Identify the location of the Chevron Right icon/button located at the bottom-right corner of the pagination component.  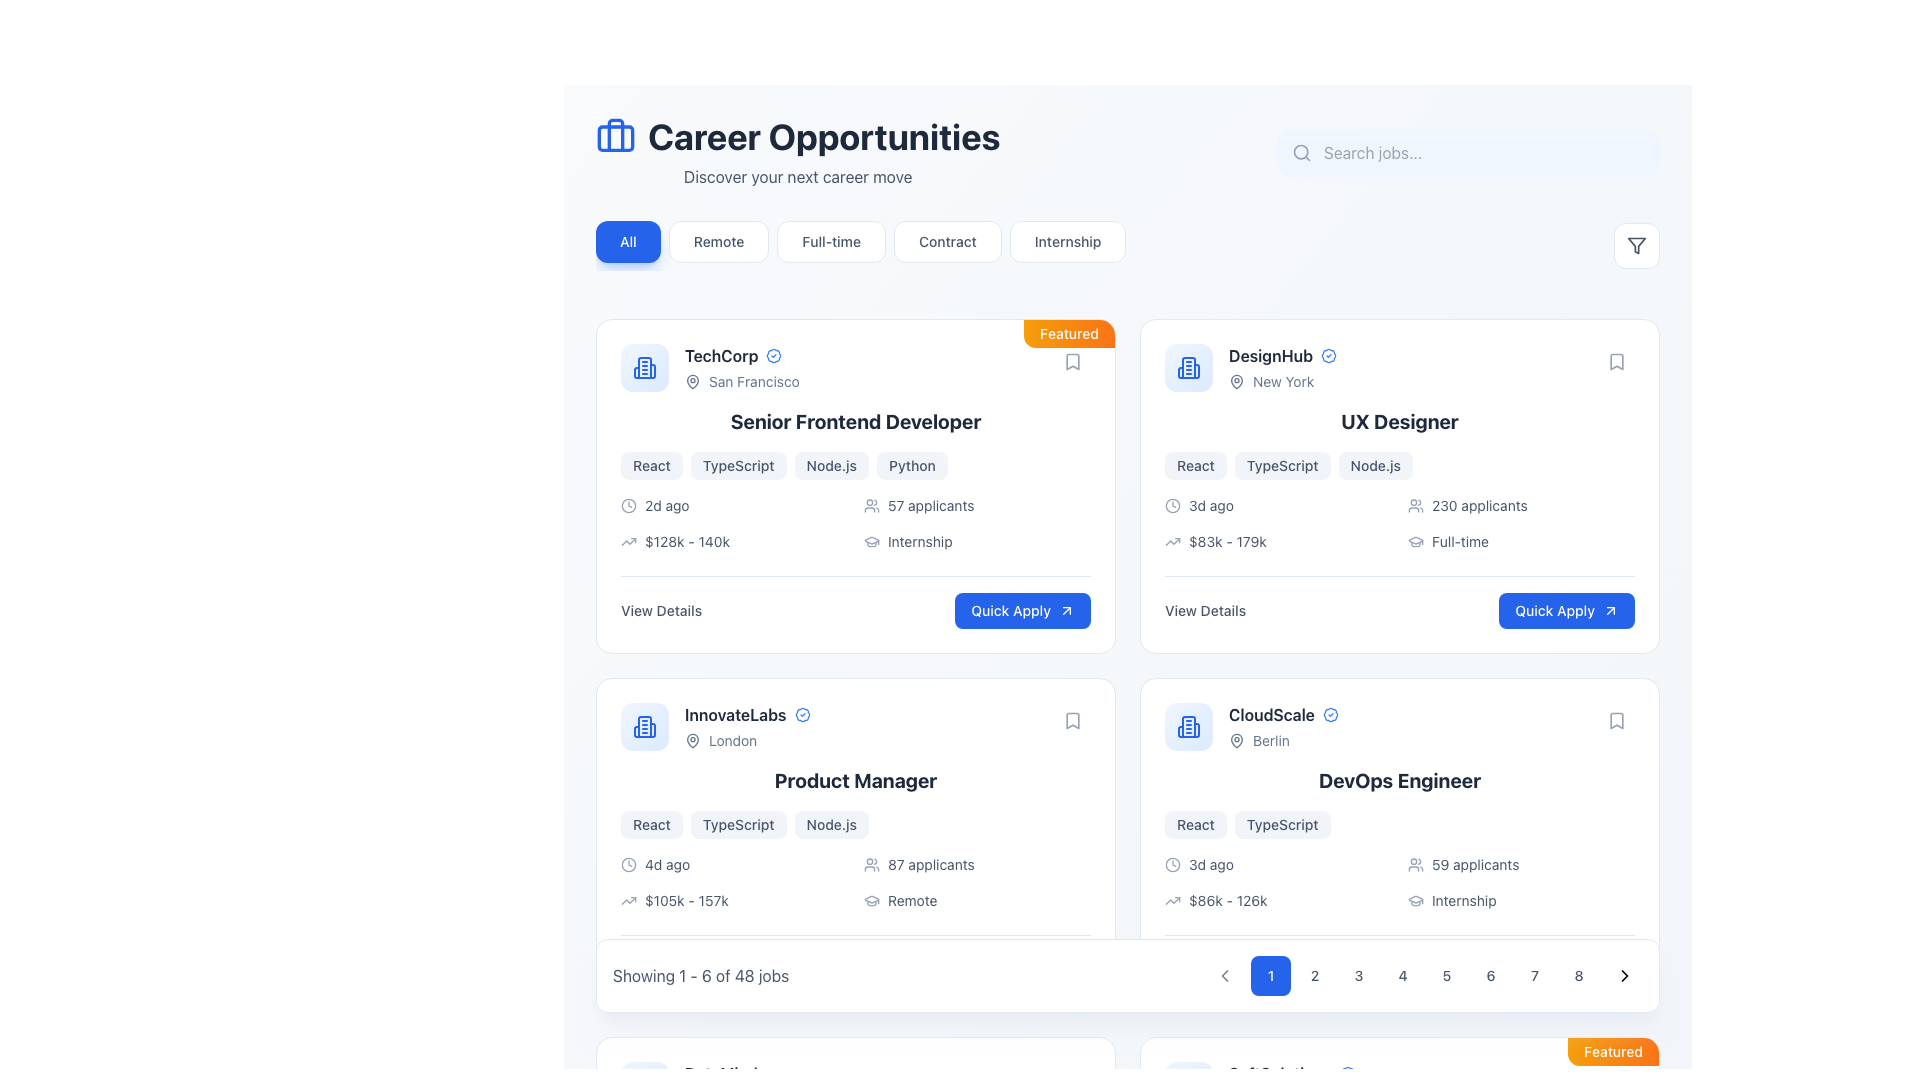
(1625, 974).